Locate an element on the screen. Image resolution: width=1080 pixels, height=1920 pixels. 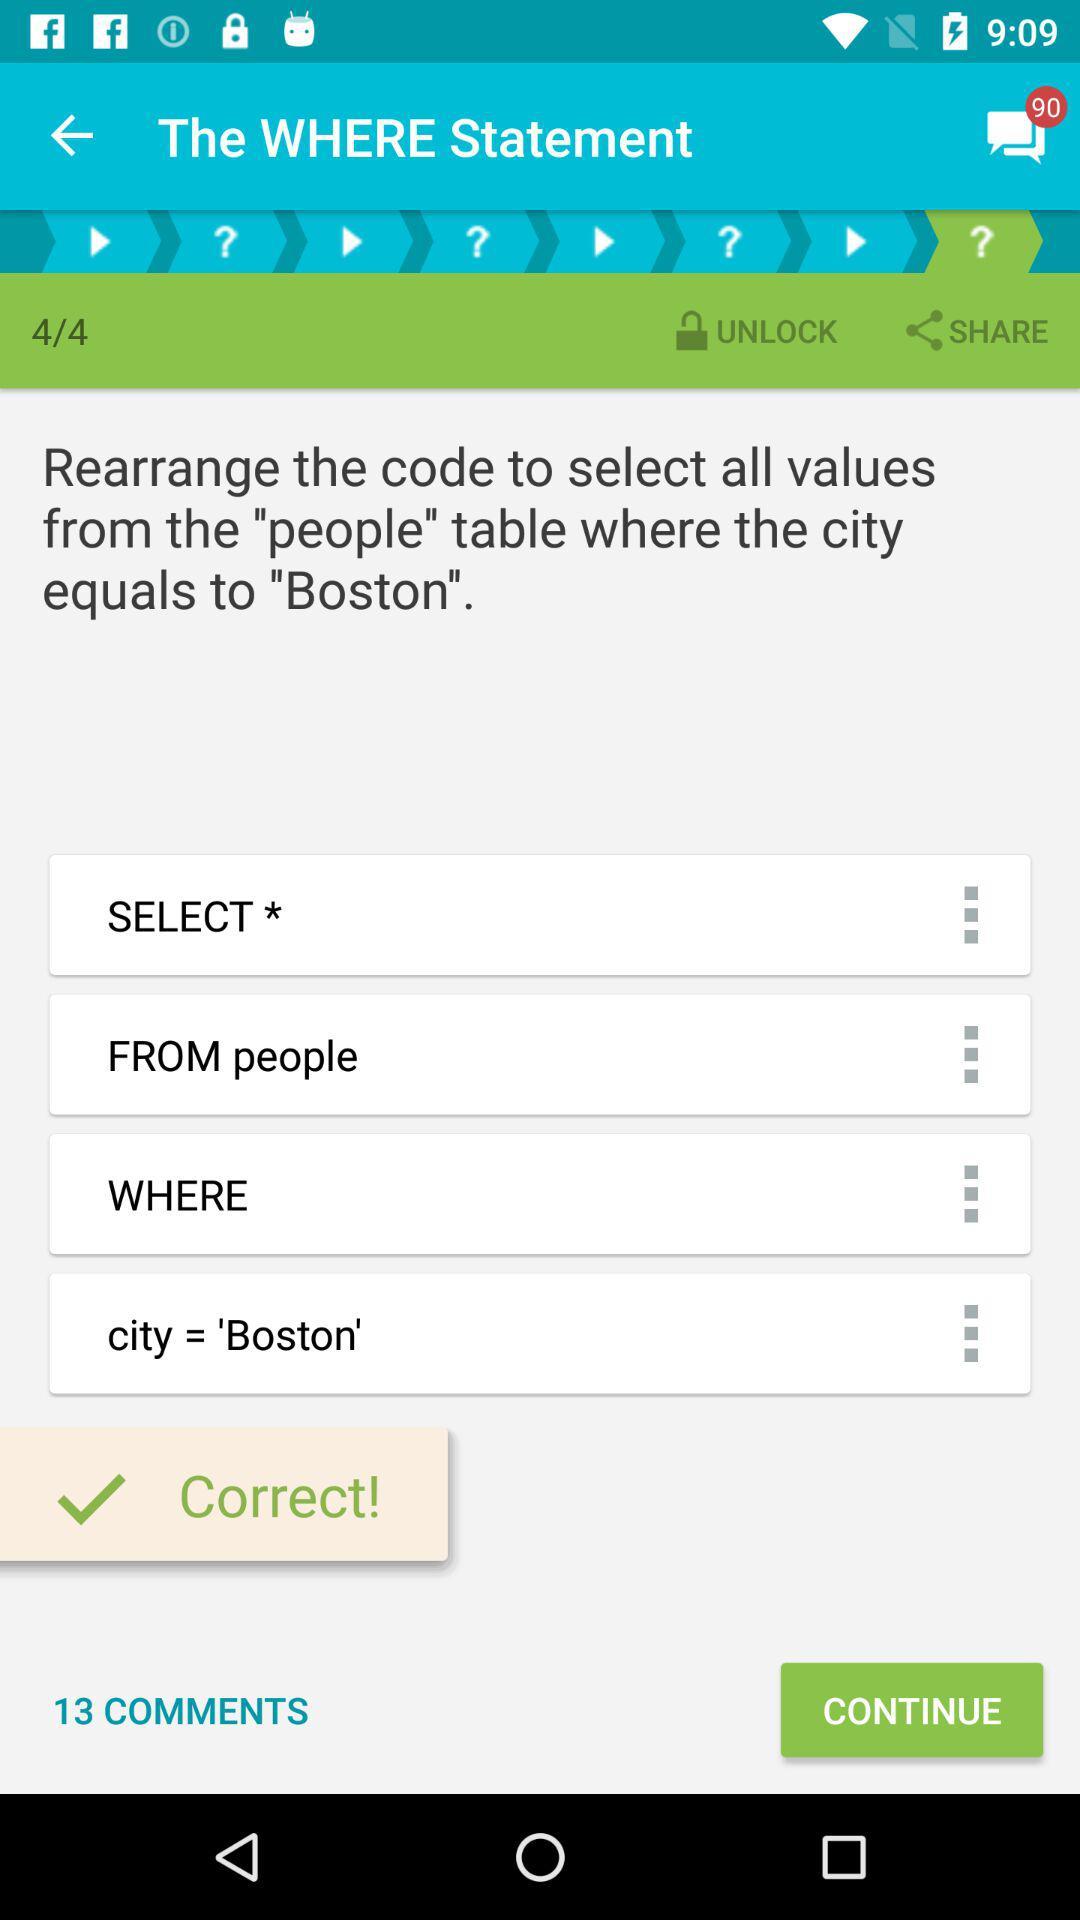
the icon to the right of the unlock icon is located at coordinates (973, 330).